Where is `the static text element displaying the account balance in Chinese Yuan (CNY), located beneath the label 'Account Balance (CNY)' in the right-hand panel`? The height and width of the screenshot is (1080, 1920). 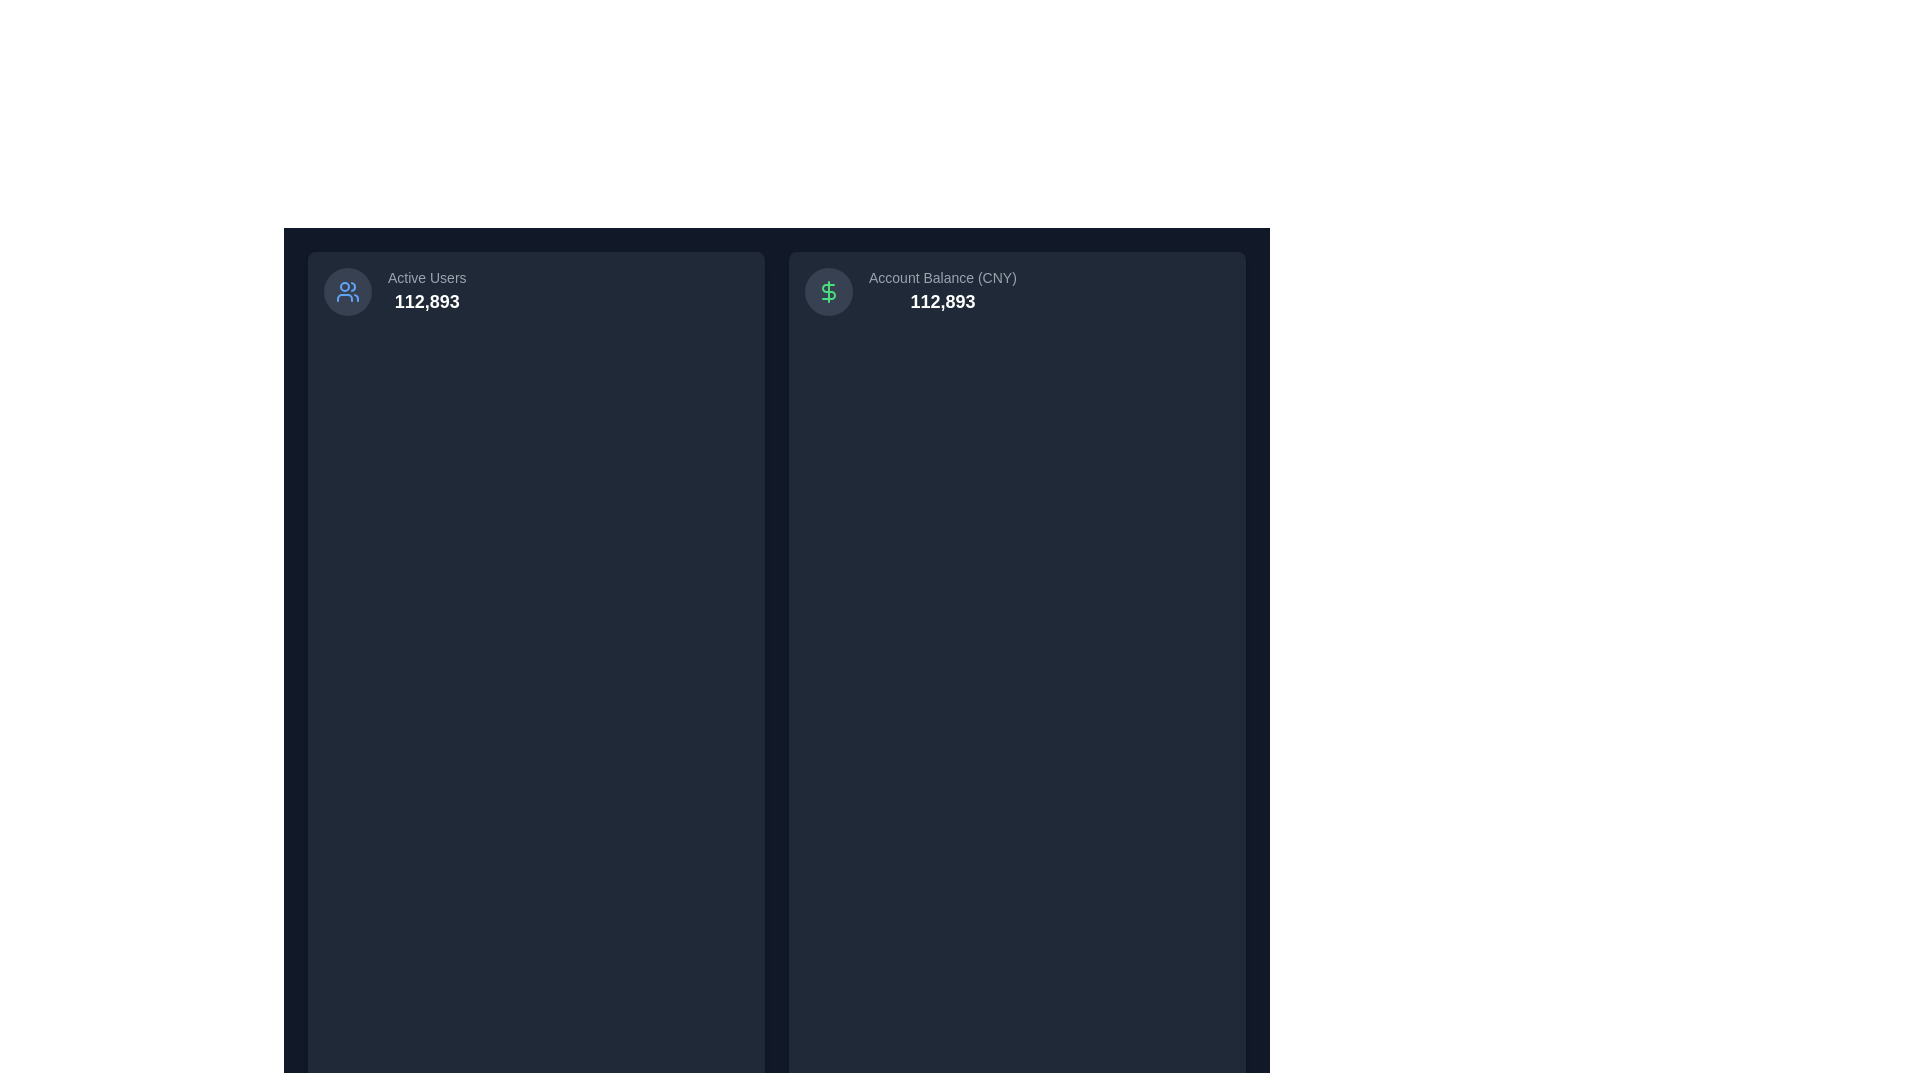 the static text element displaying the account balance in Chinese Yuan (CNY), located beneath the label 'Account Balance (CNY)' in the right-hand panel is located at coordinates (941, 301).